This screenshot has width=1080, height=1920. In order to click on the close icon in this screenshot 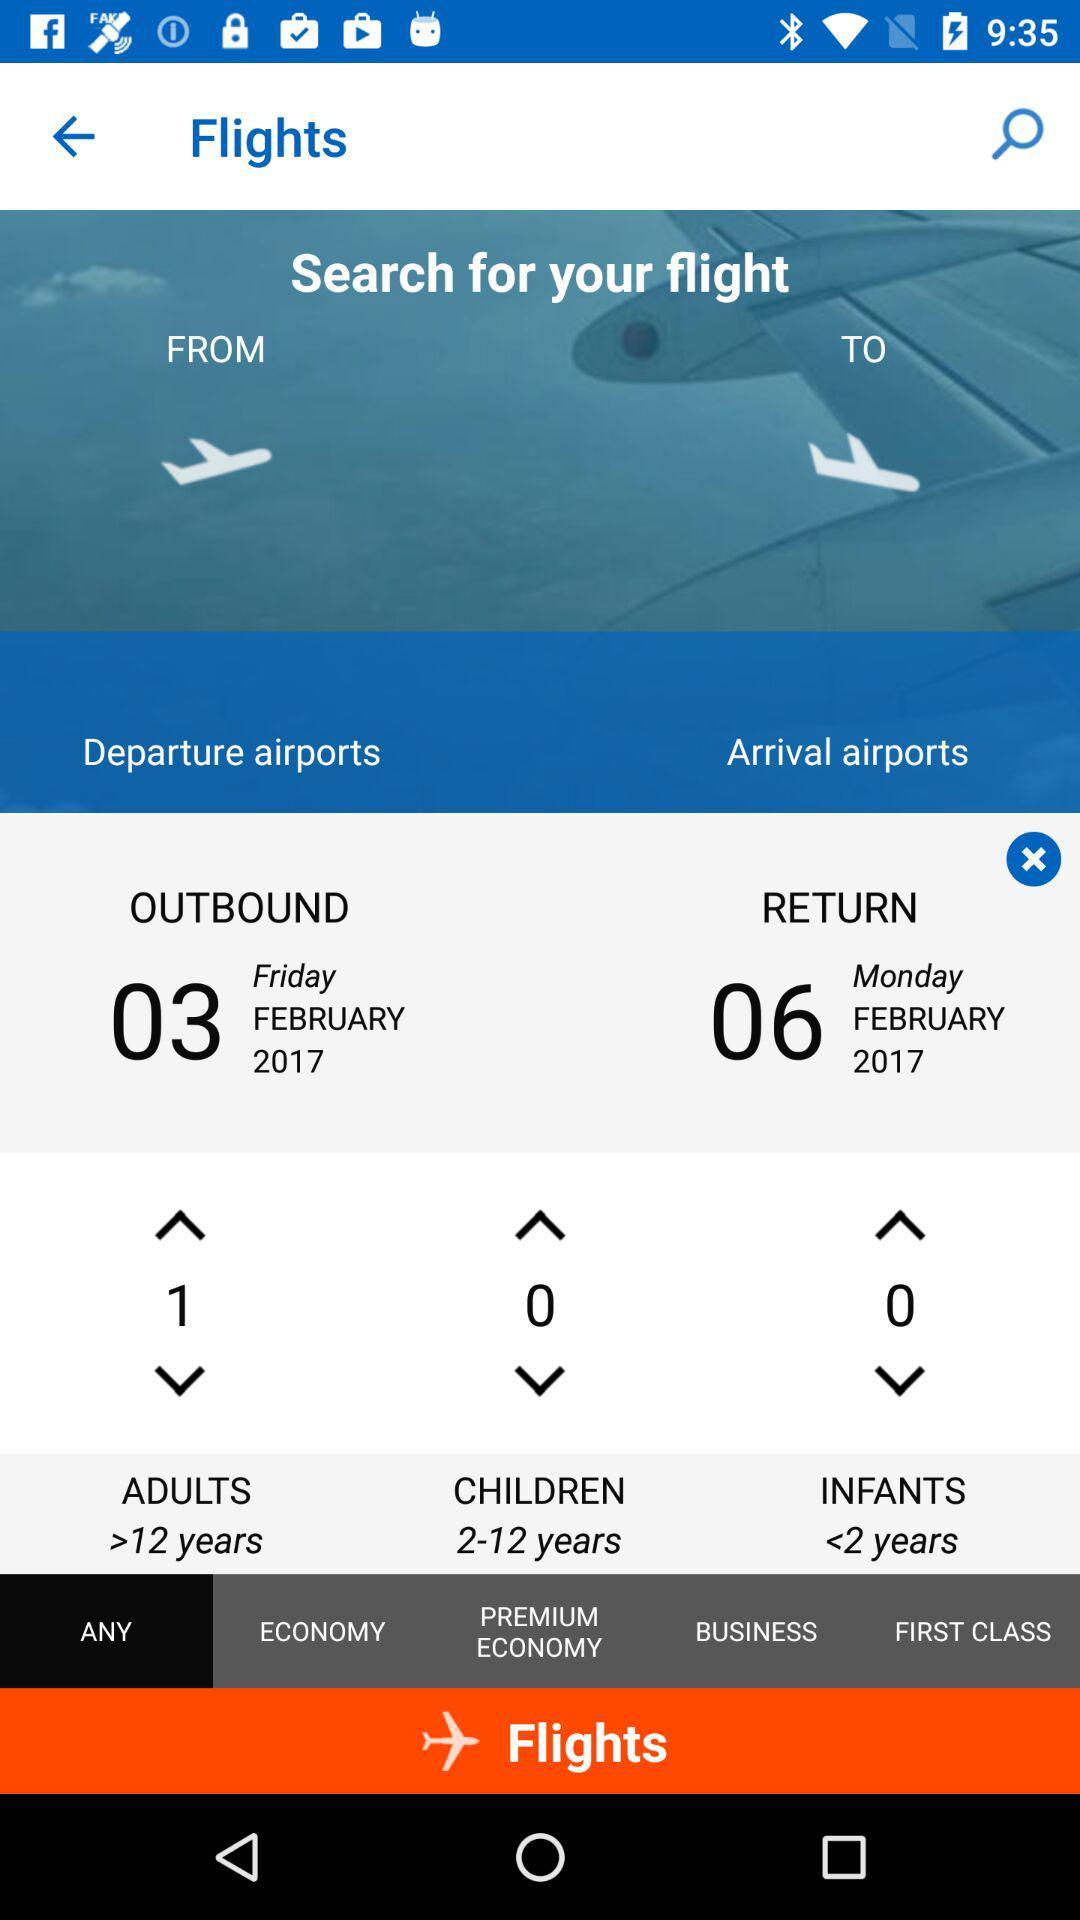, I will do `click(1033, 859)`.